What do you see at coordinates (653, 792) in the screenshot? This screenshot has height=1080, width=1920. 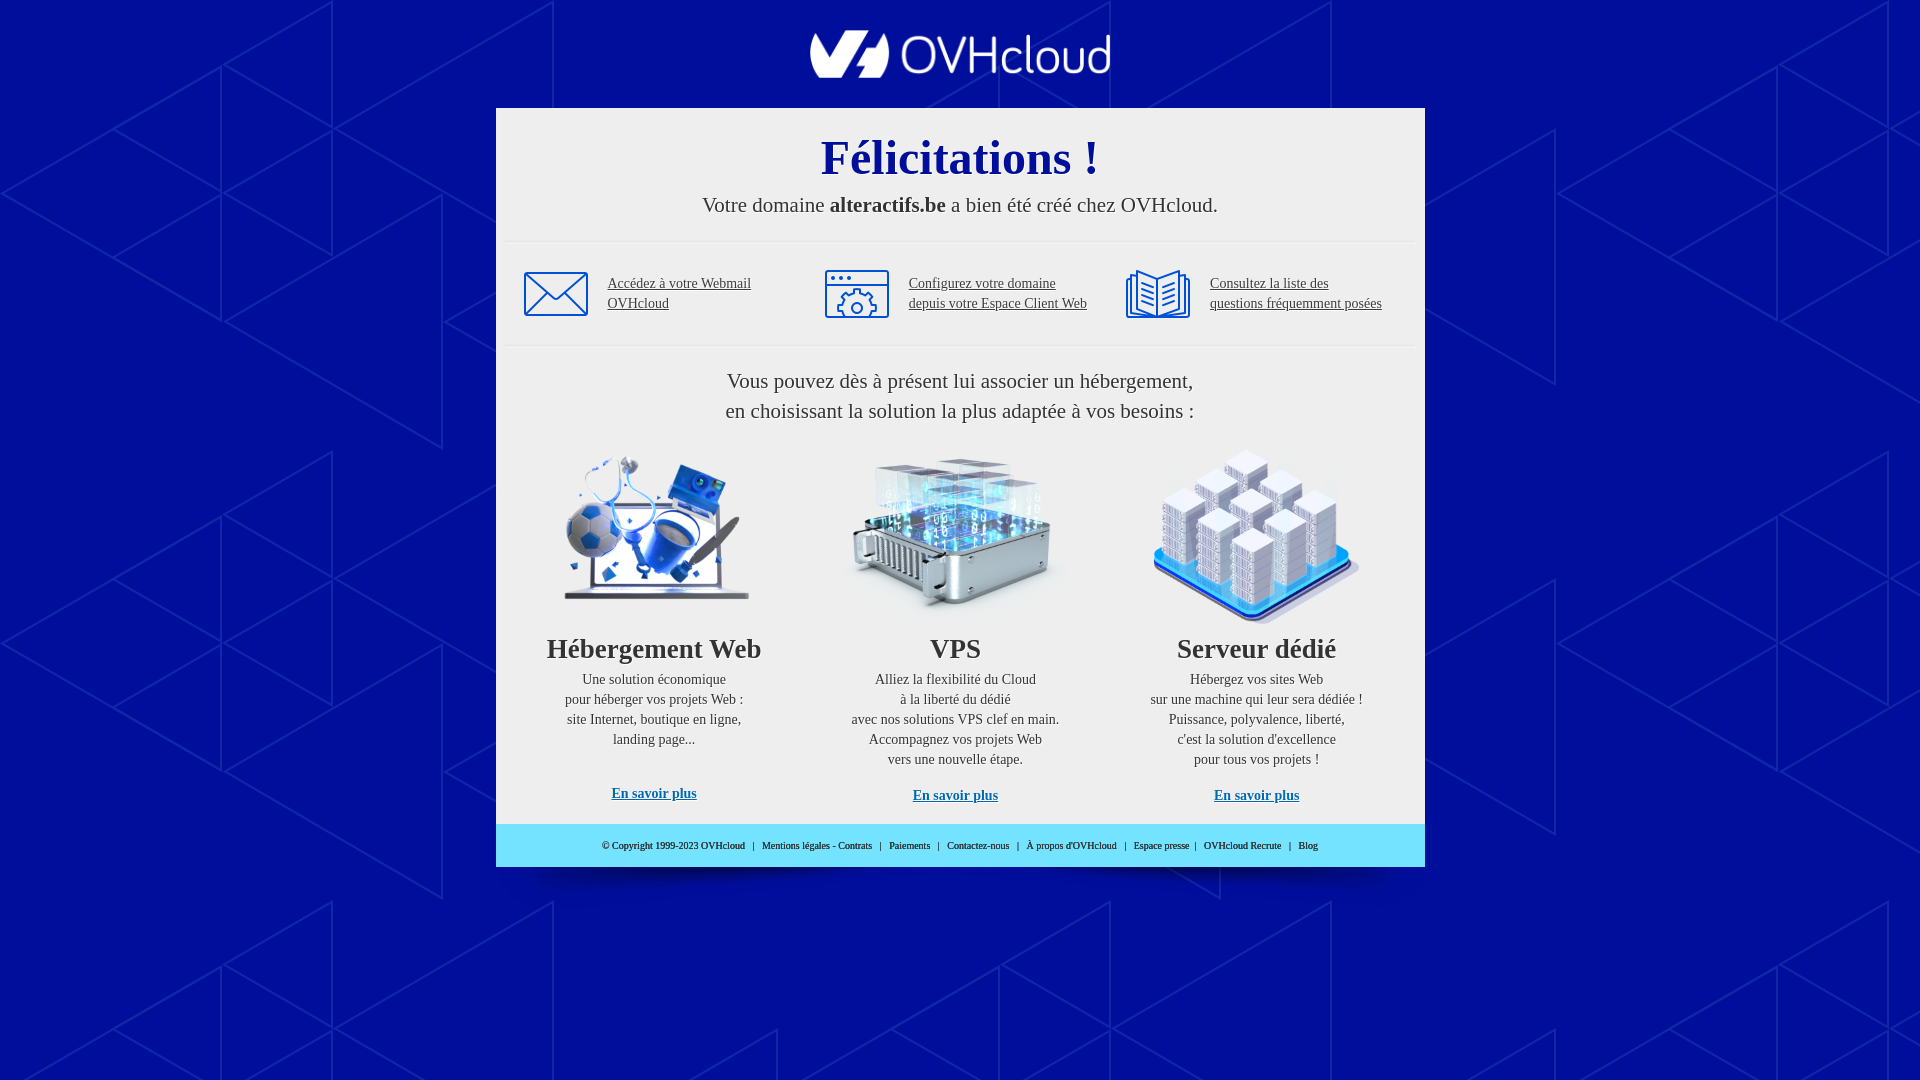 I see `'En savoir plus'` at bounding box center [653, 792].